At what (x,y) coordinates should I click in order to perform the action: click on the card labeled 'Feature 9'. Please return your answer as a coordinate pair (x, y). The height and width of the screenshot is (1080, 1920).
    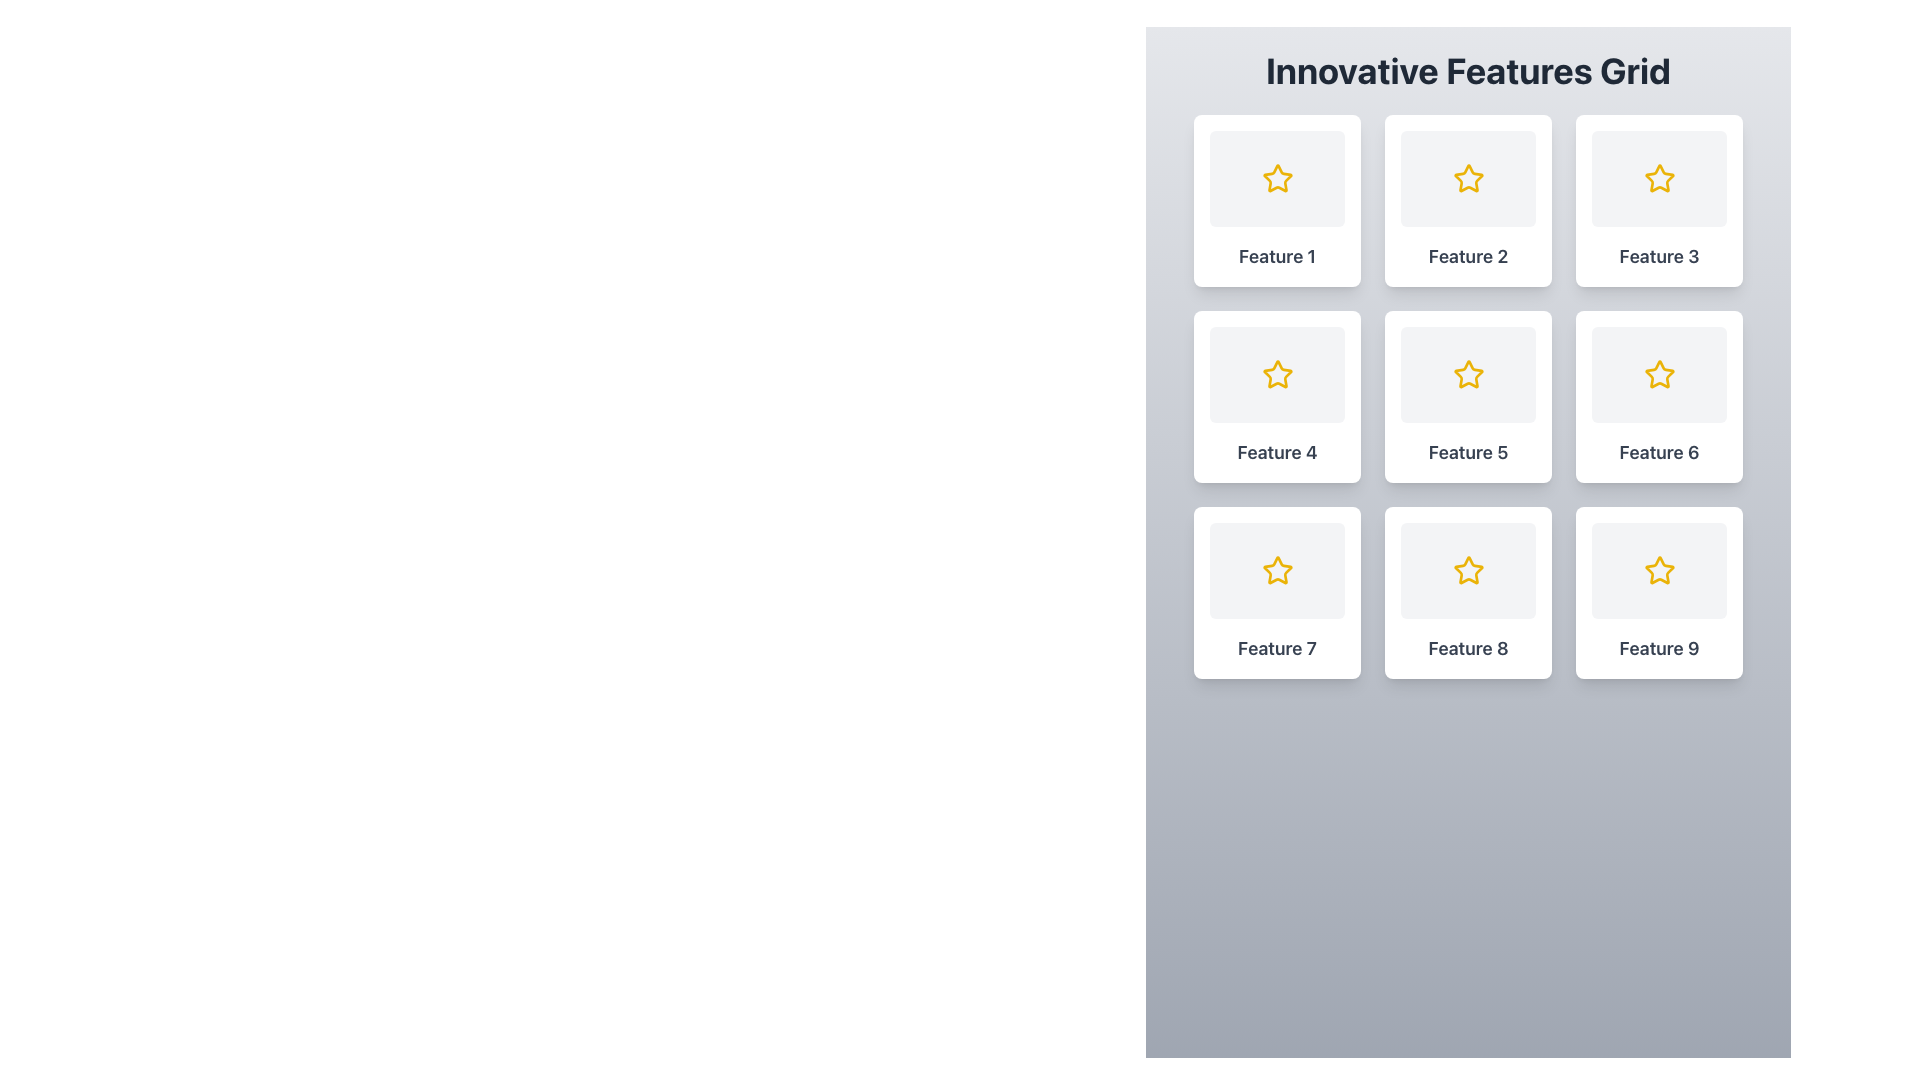
    Looking at the image, I should click on (1659, 592).